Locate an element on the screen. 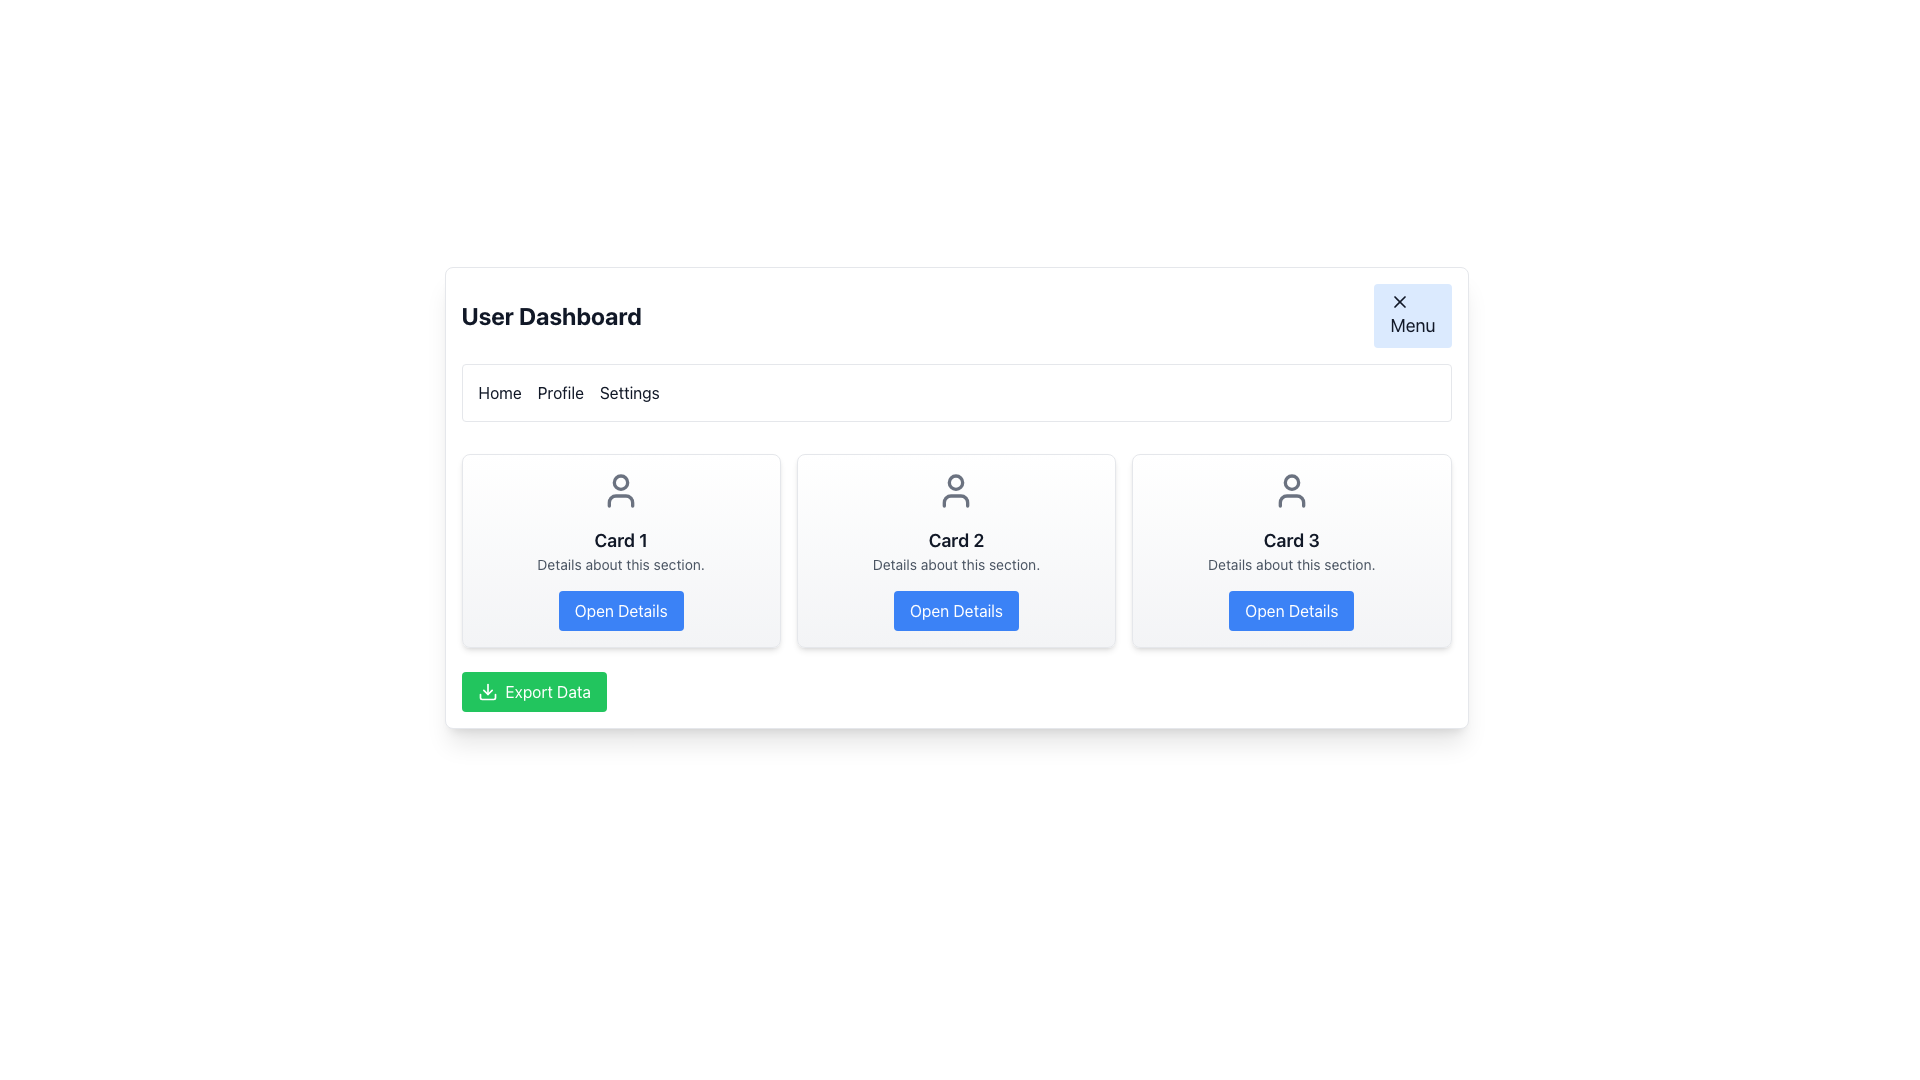  the third item in the horizontal navigation bar, which serves as a navigation button to redirect to the settings page is located at coordinates (628, 393).